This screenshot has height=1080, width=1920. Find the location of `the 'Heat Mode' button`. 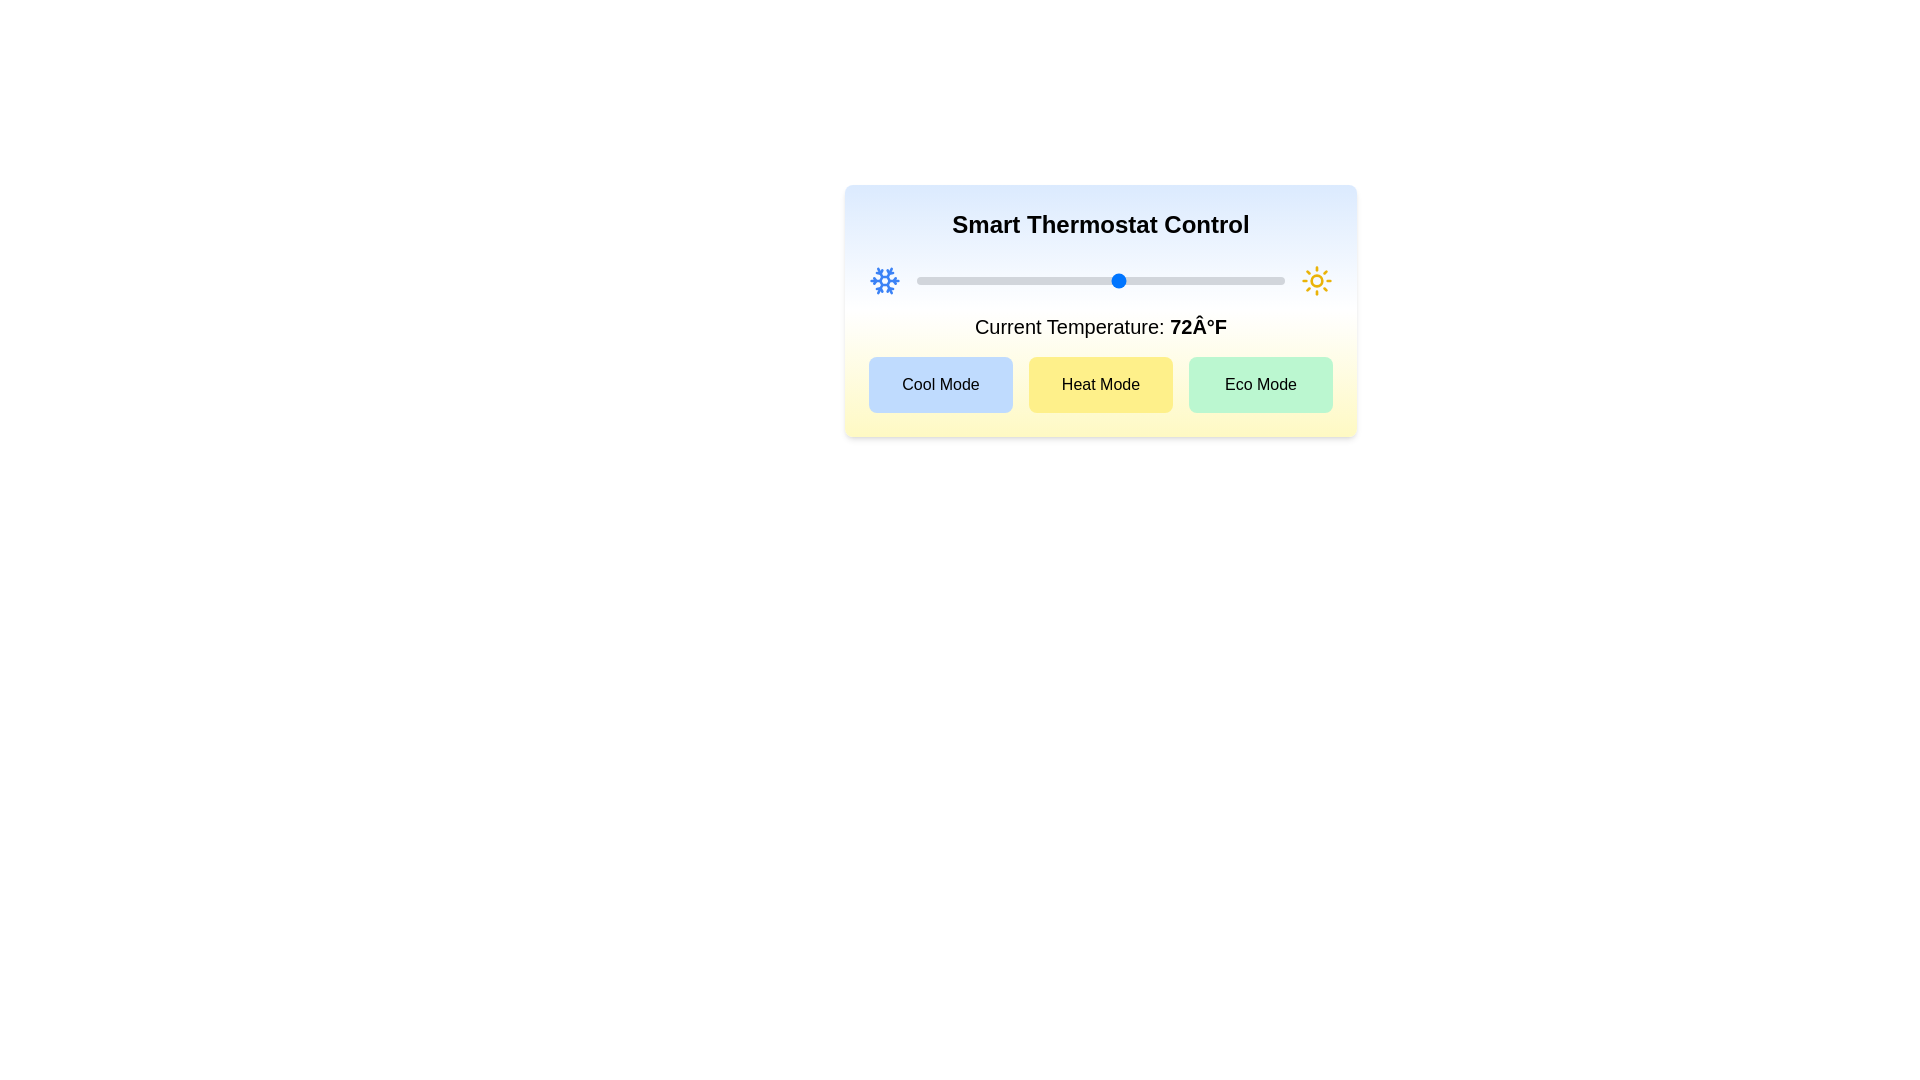

the 'Heat Mode' button is located at coordinates (1099, 385).